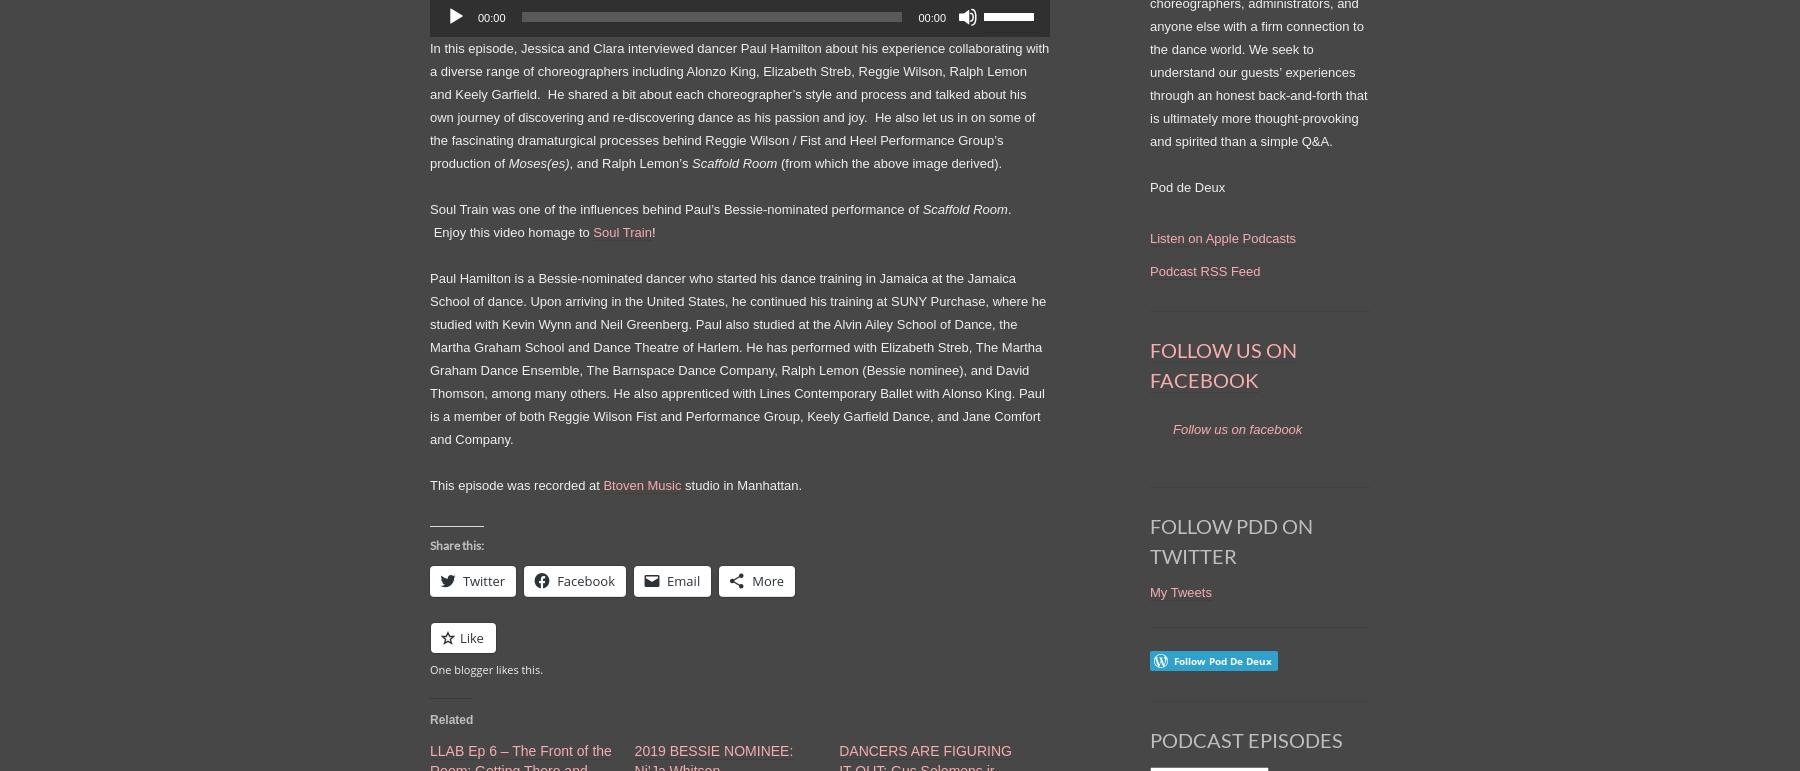 This screenshot has width=1800, height=771. I want to click on 'My Tweets', so click(1179, 590).